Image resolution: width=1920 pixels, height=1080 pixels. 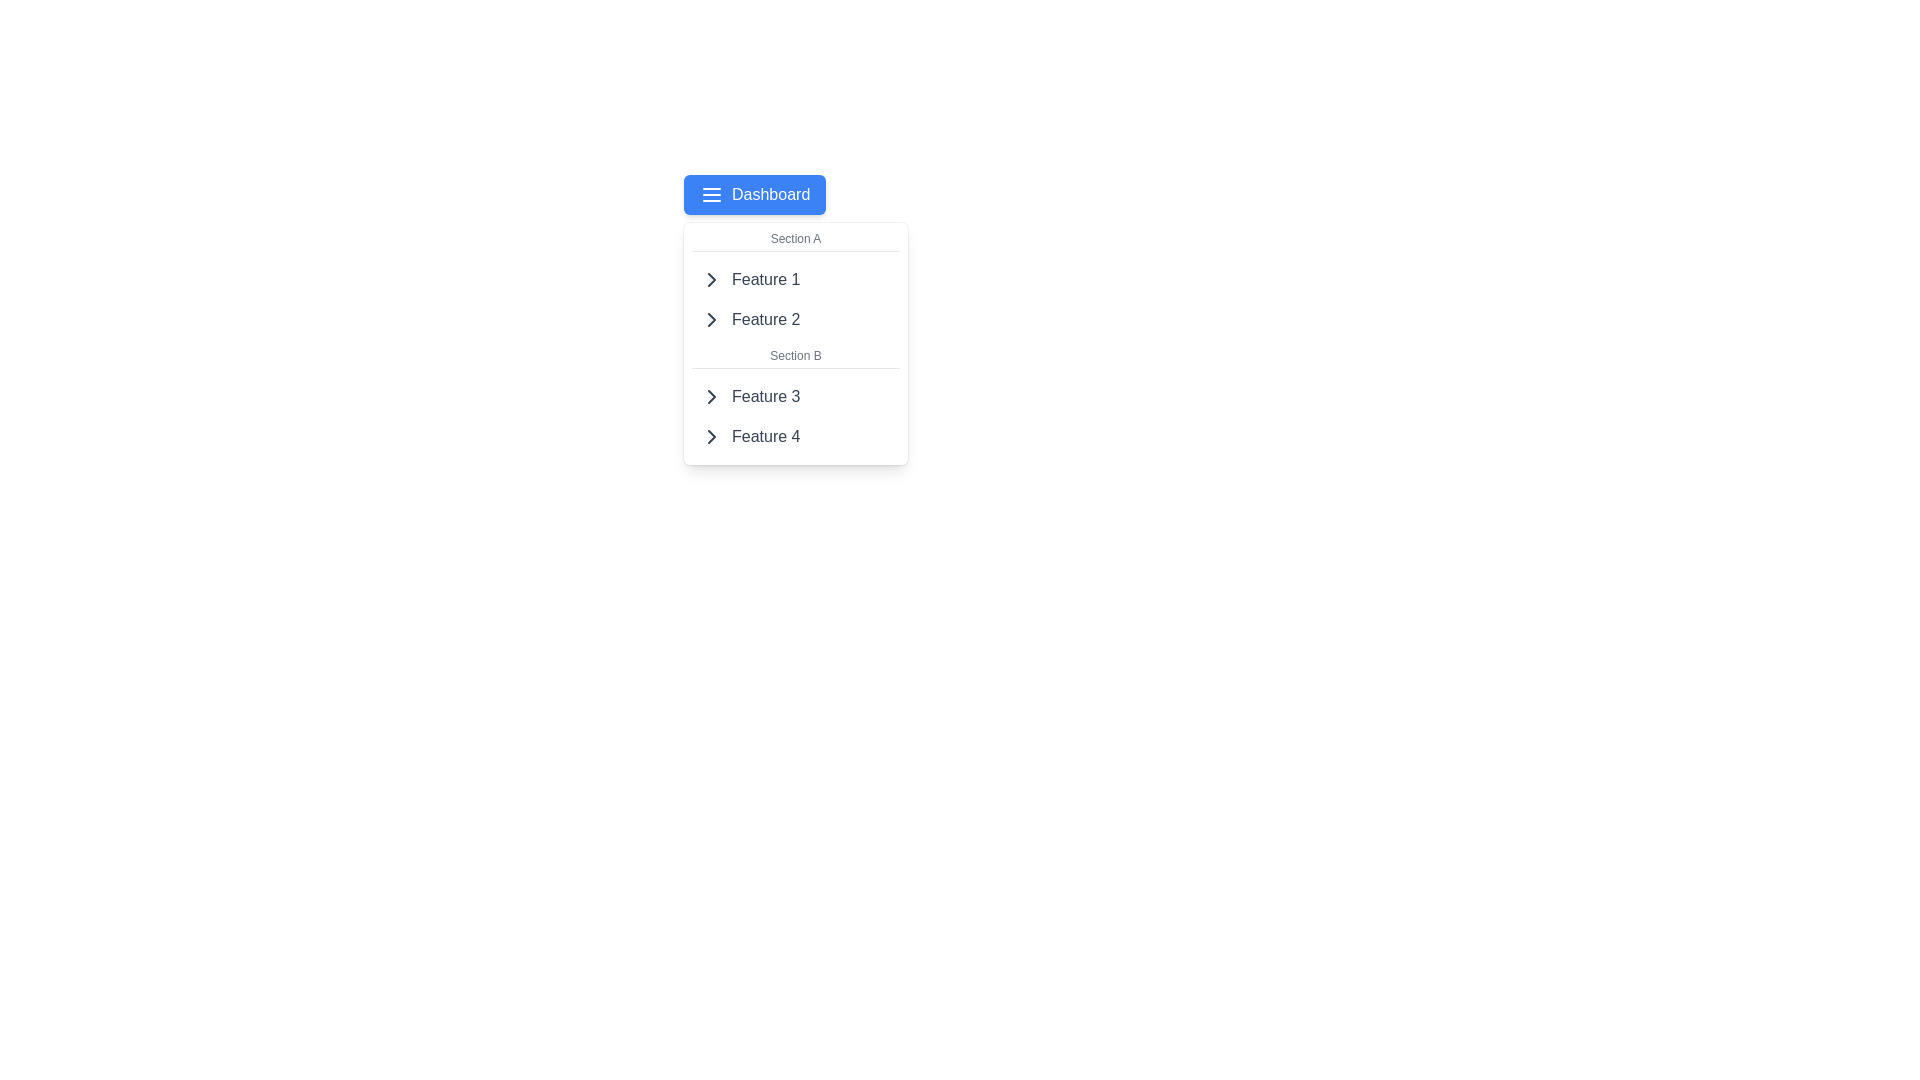 I want to click on the Interactive menu item that represents 'Feature 2' located in the vertical list under 'Section A', so click(x=795, y=319).